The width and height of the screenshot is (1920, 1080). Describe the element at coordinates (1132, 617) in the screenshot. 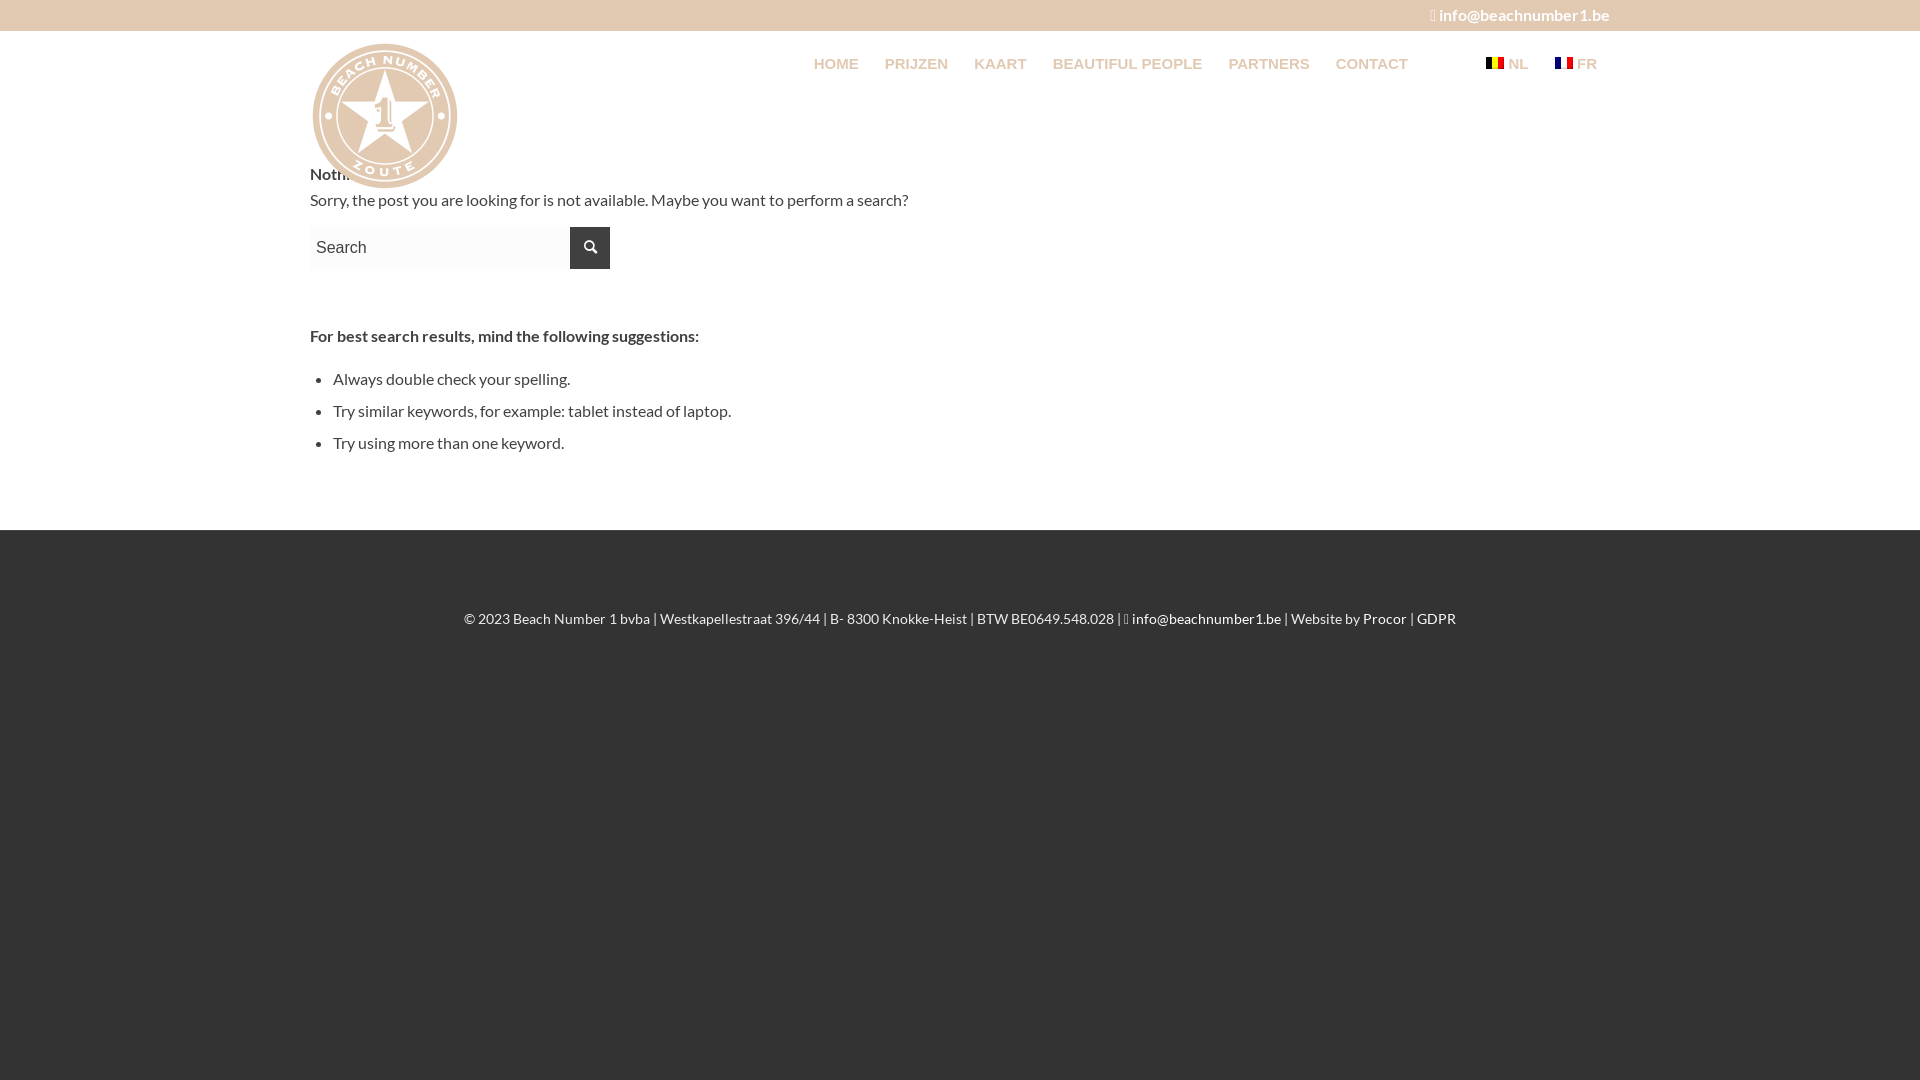

I see `'info@beachnumber1.be'` at that location.